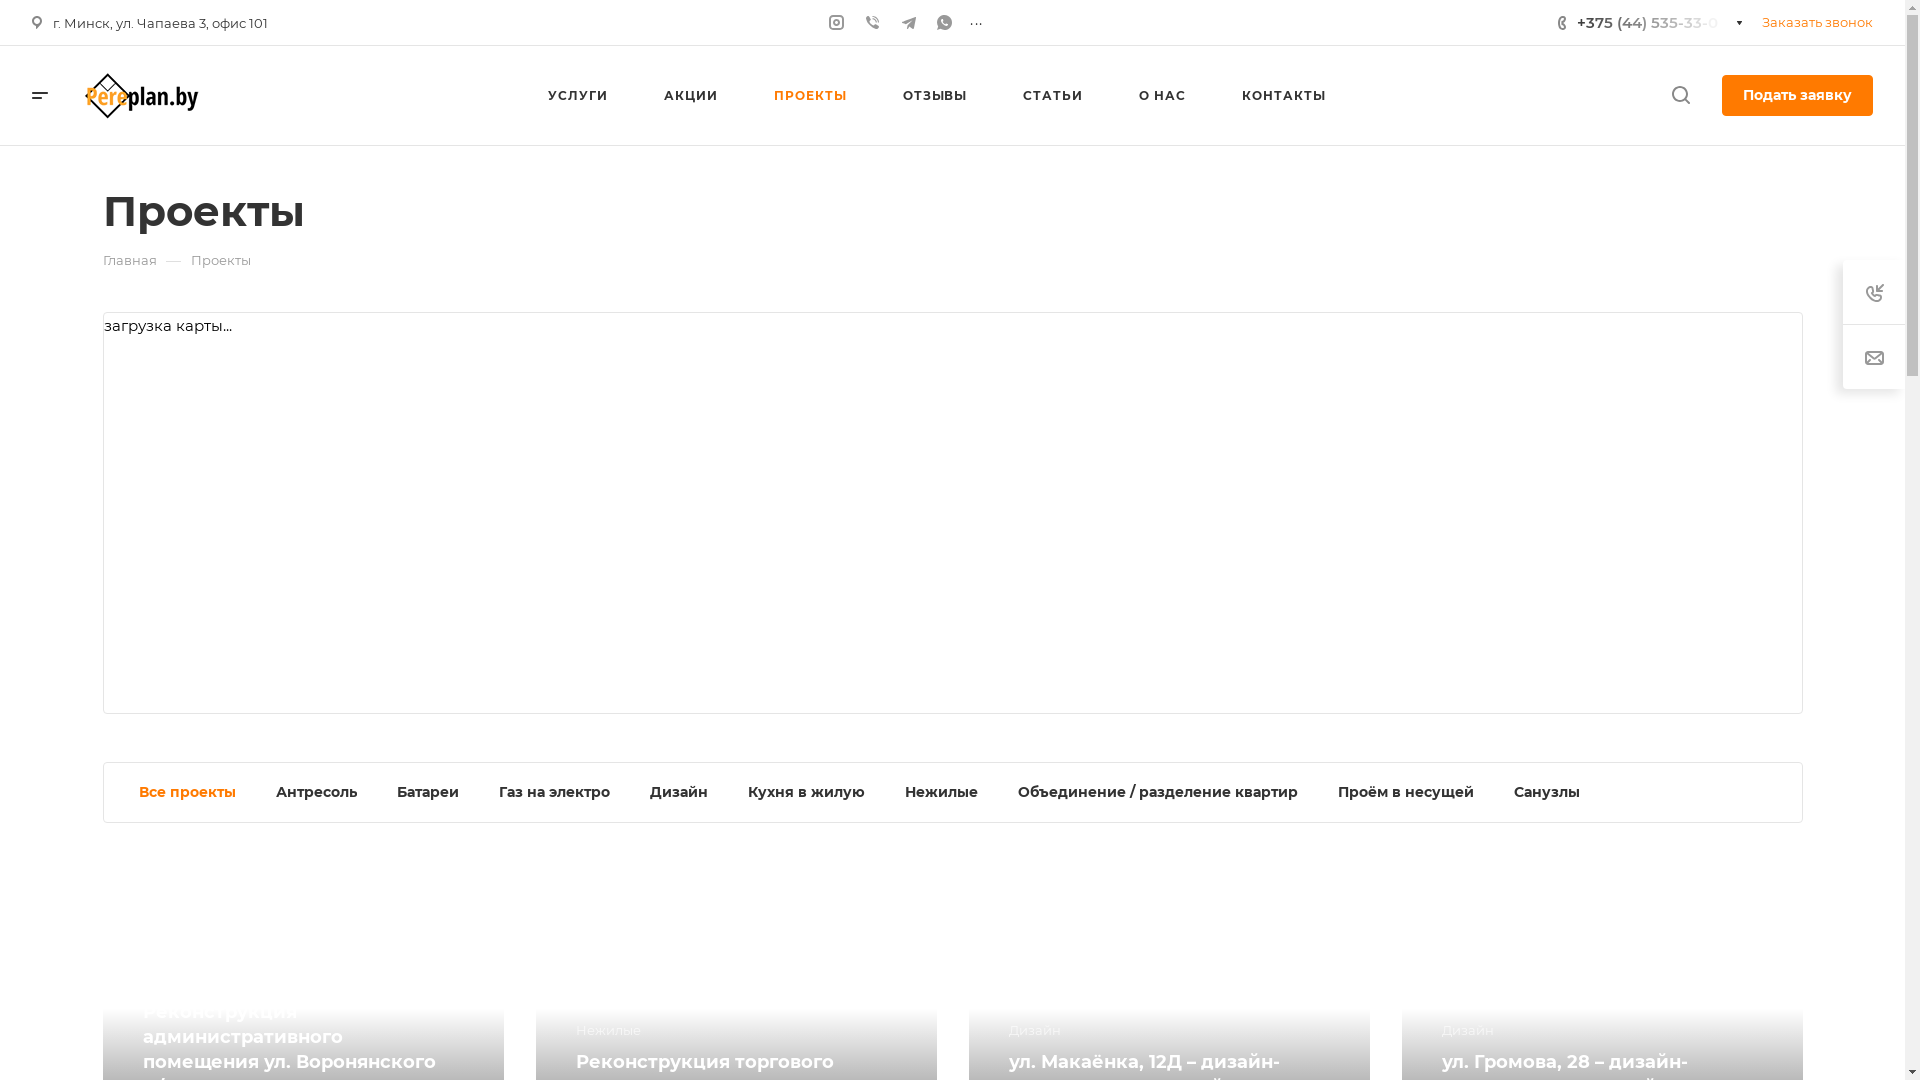 The image size is (1920, 1080). Describe the element at coordinates (1652, 22) in the screenshot. I see `'+375 (44) 535-33-0'` at that location.